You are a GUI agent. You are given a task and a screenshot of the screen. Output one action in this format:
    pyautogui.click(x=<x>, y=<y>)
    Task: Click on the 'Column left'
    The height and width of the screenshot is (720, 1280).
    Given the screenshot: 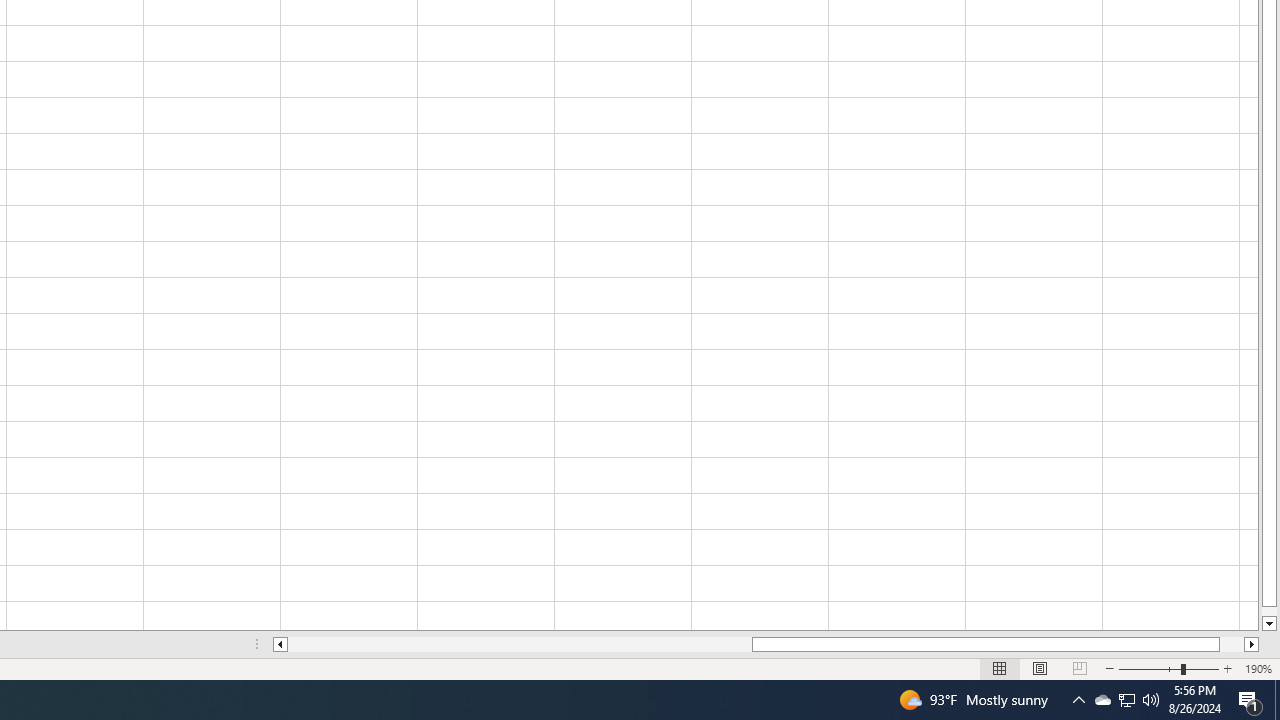 What is the action you would take?
    pyautogui.click(x=278, y=644)
    